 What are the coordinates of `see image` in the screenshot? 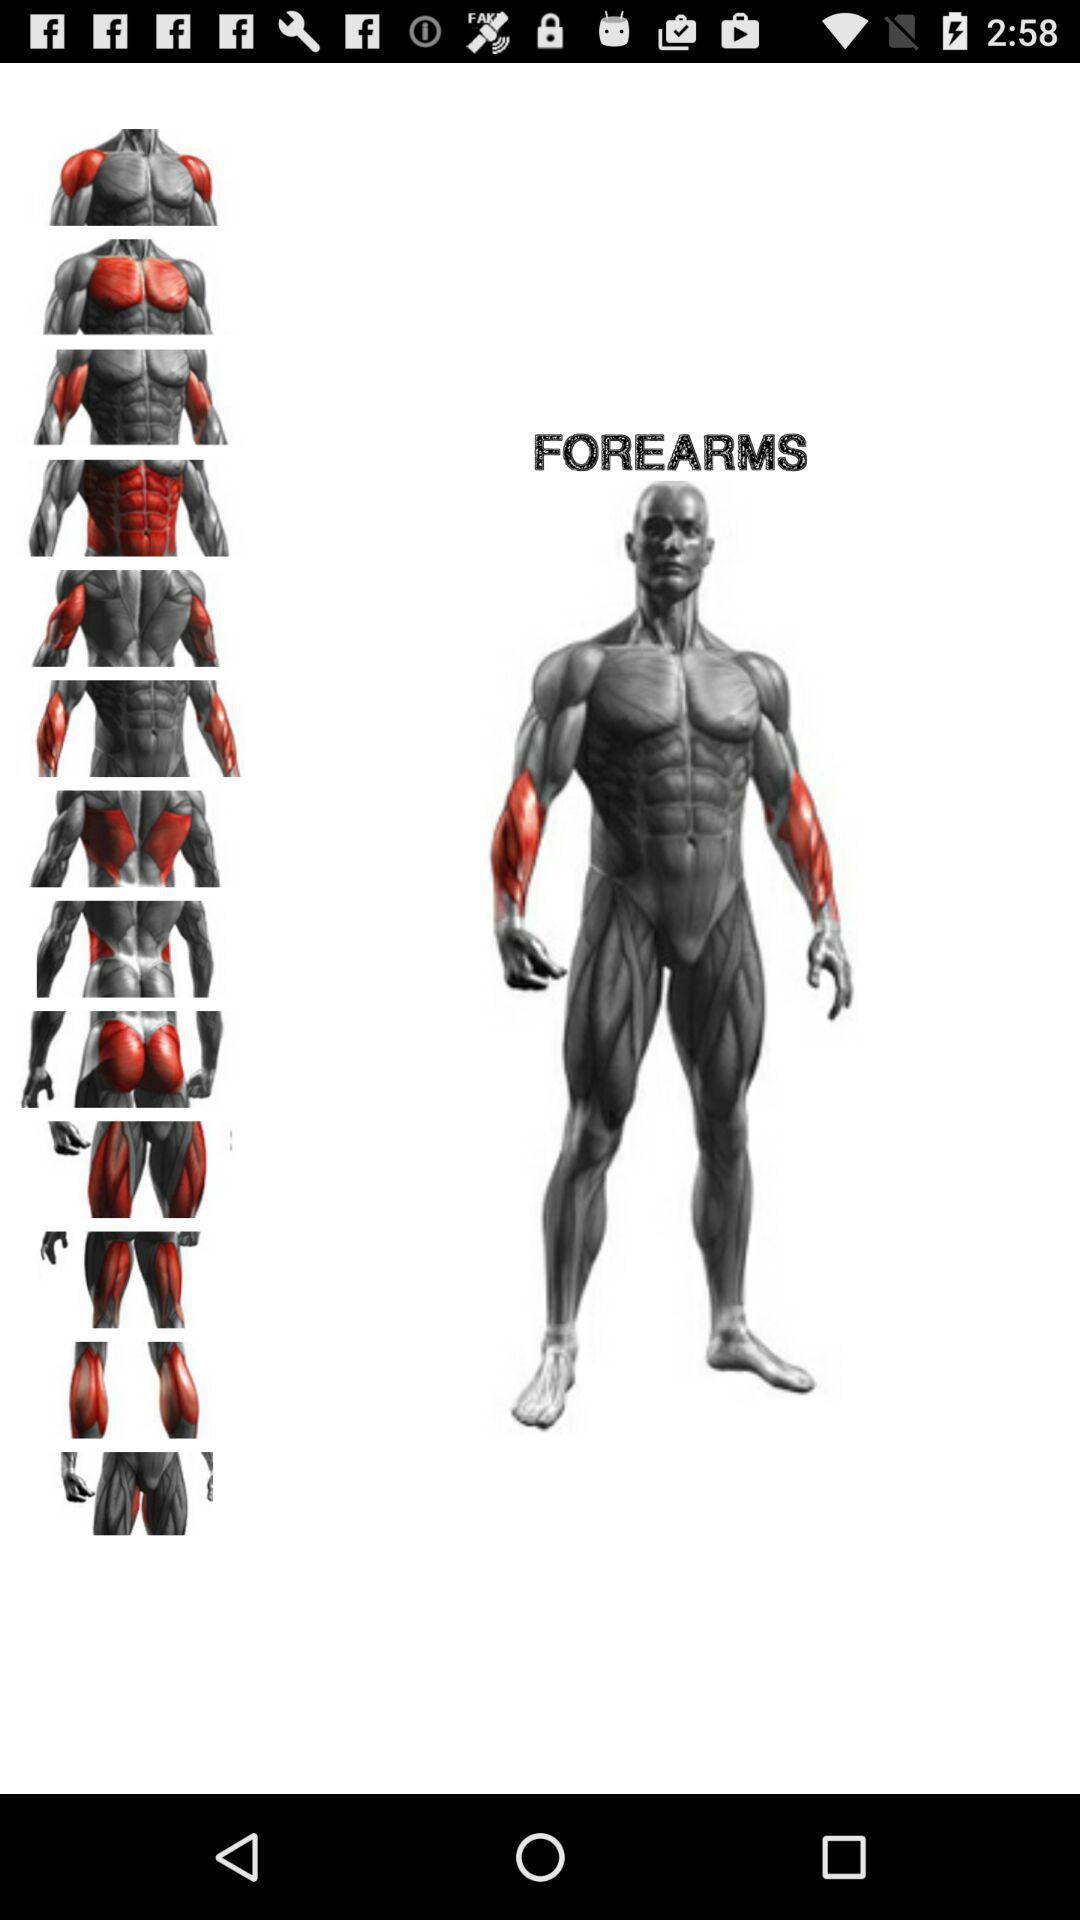 It's located at (131, 832).